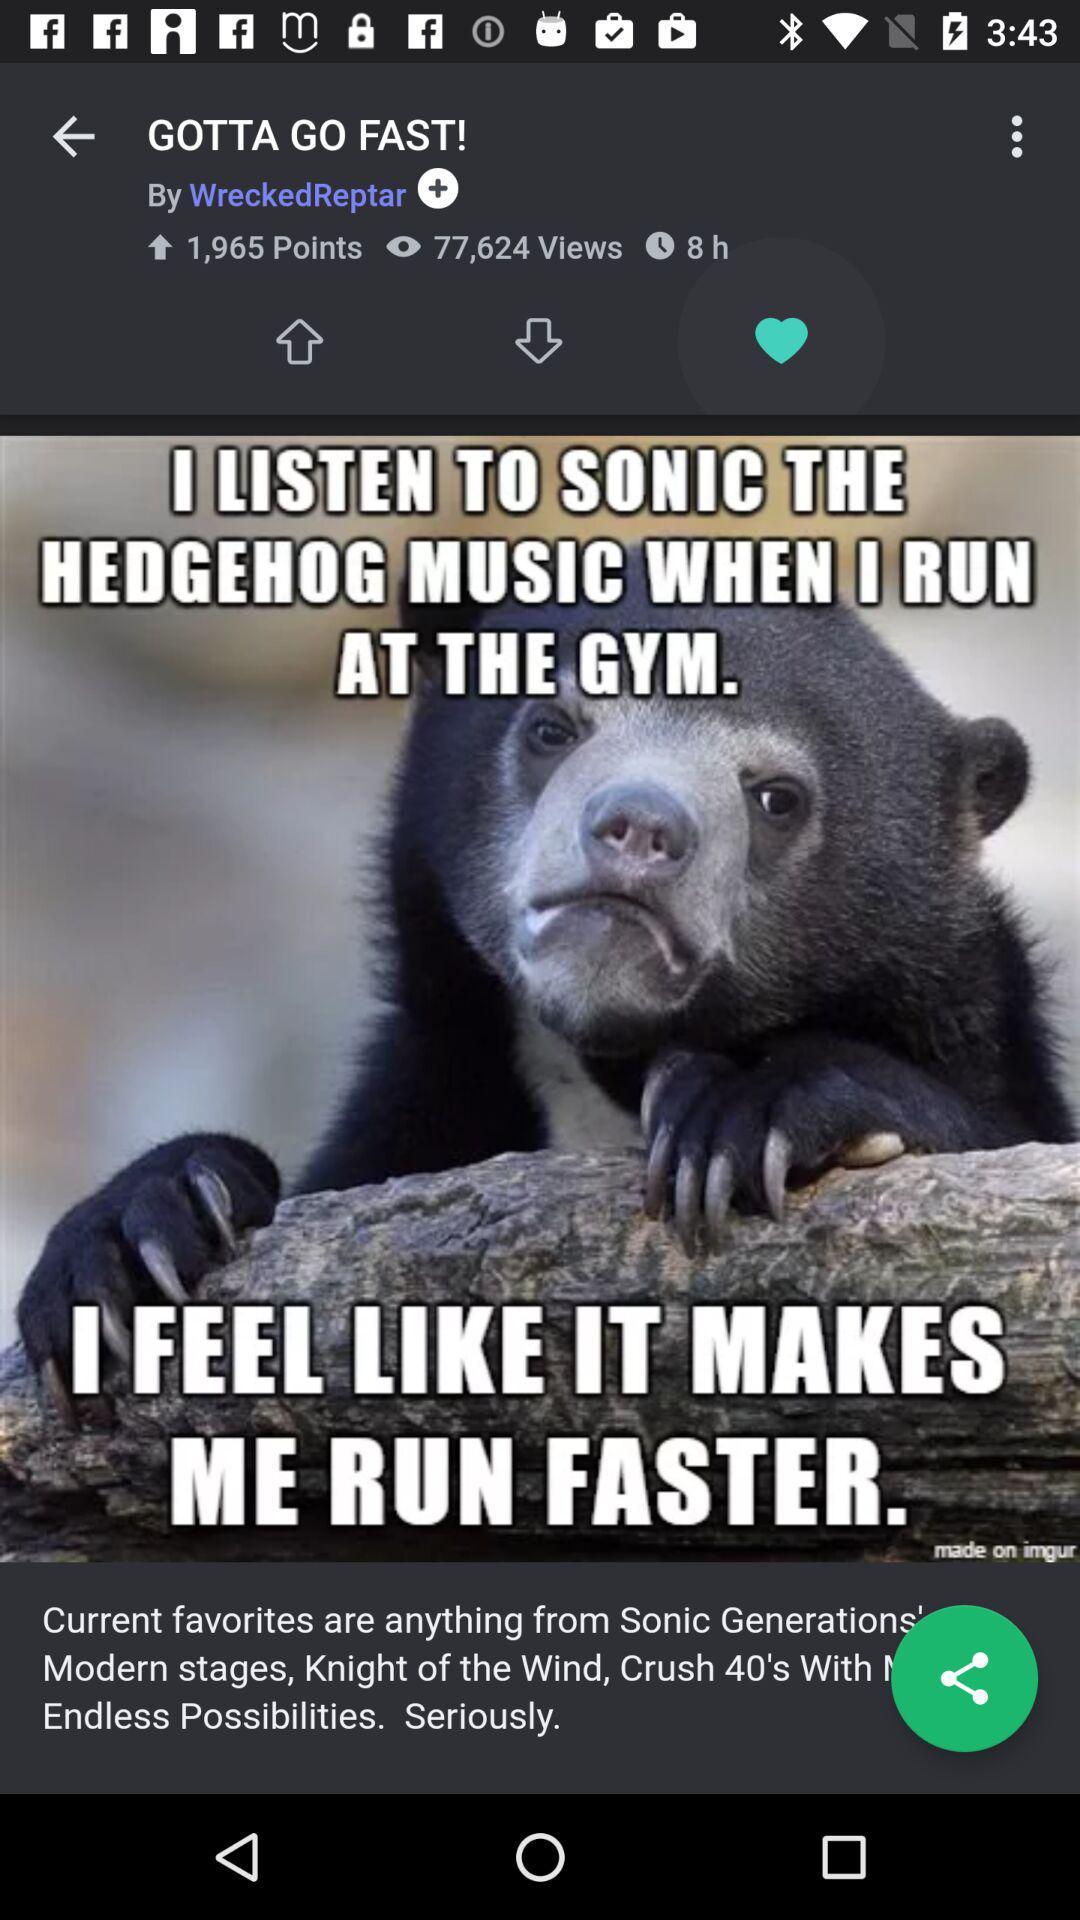 The width and height of the screenshot is (1080, 1920). I want to click on the arrow_downward icon, so click(540, 341).